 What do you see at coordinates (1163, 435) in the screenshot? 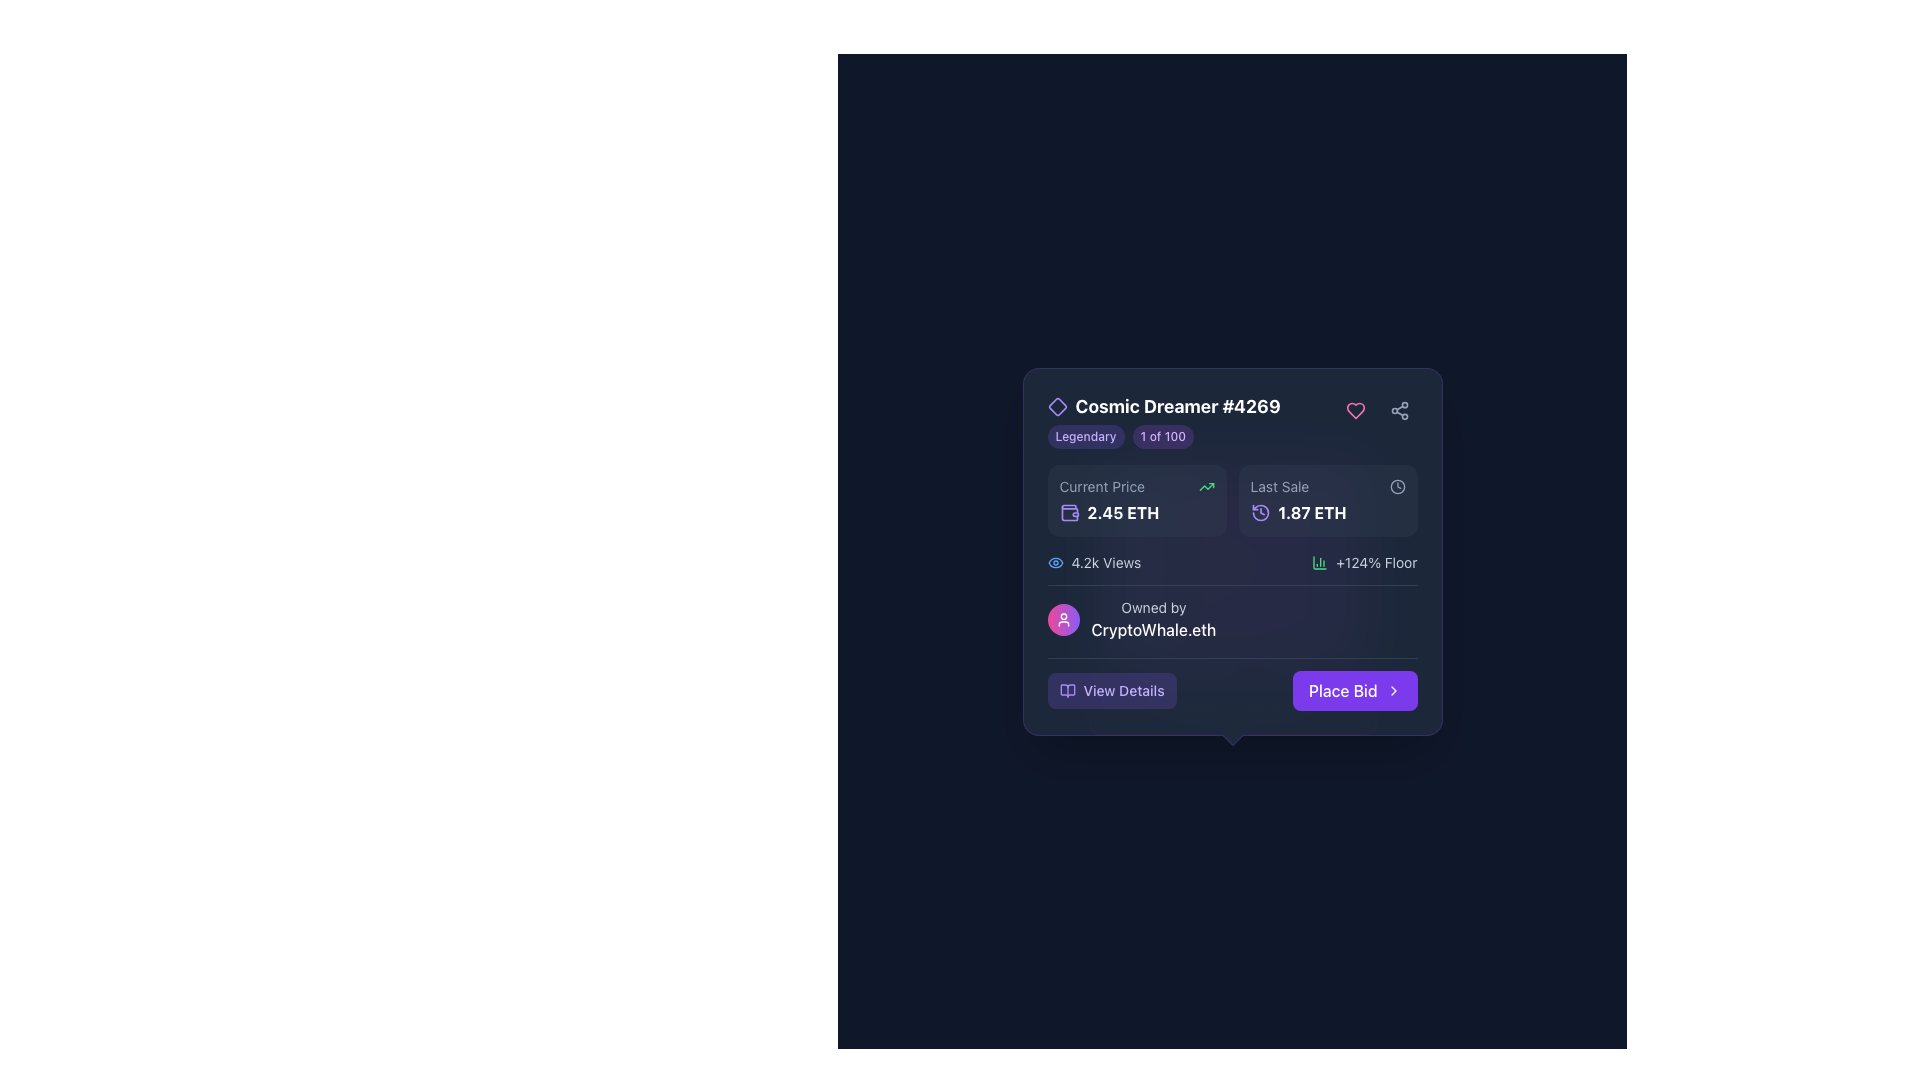
I see `the rounded label with a light purple background displaying '1 of 100', positioned to the right of the label 'Legendary'` at bounding box center [1163, 435].